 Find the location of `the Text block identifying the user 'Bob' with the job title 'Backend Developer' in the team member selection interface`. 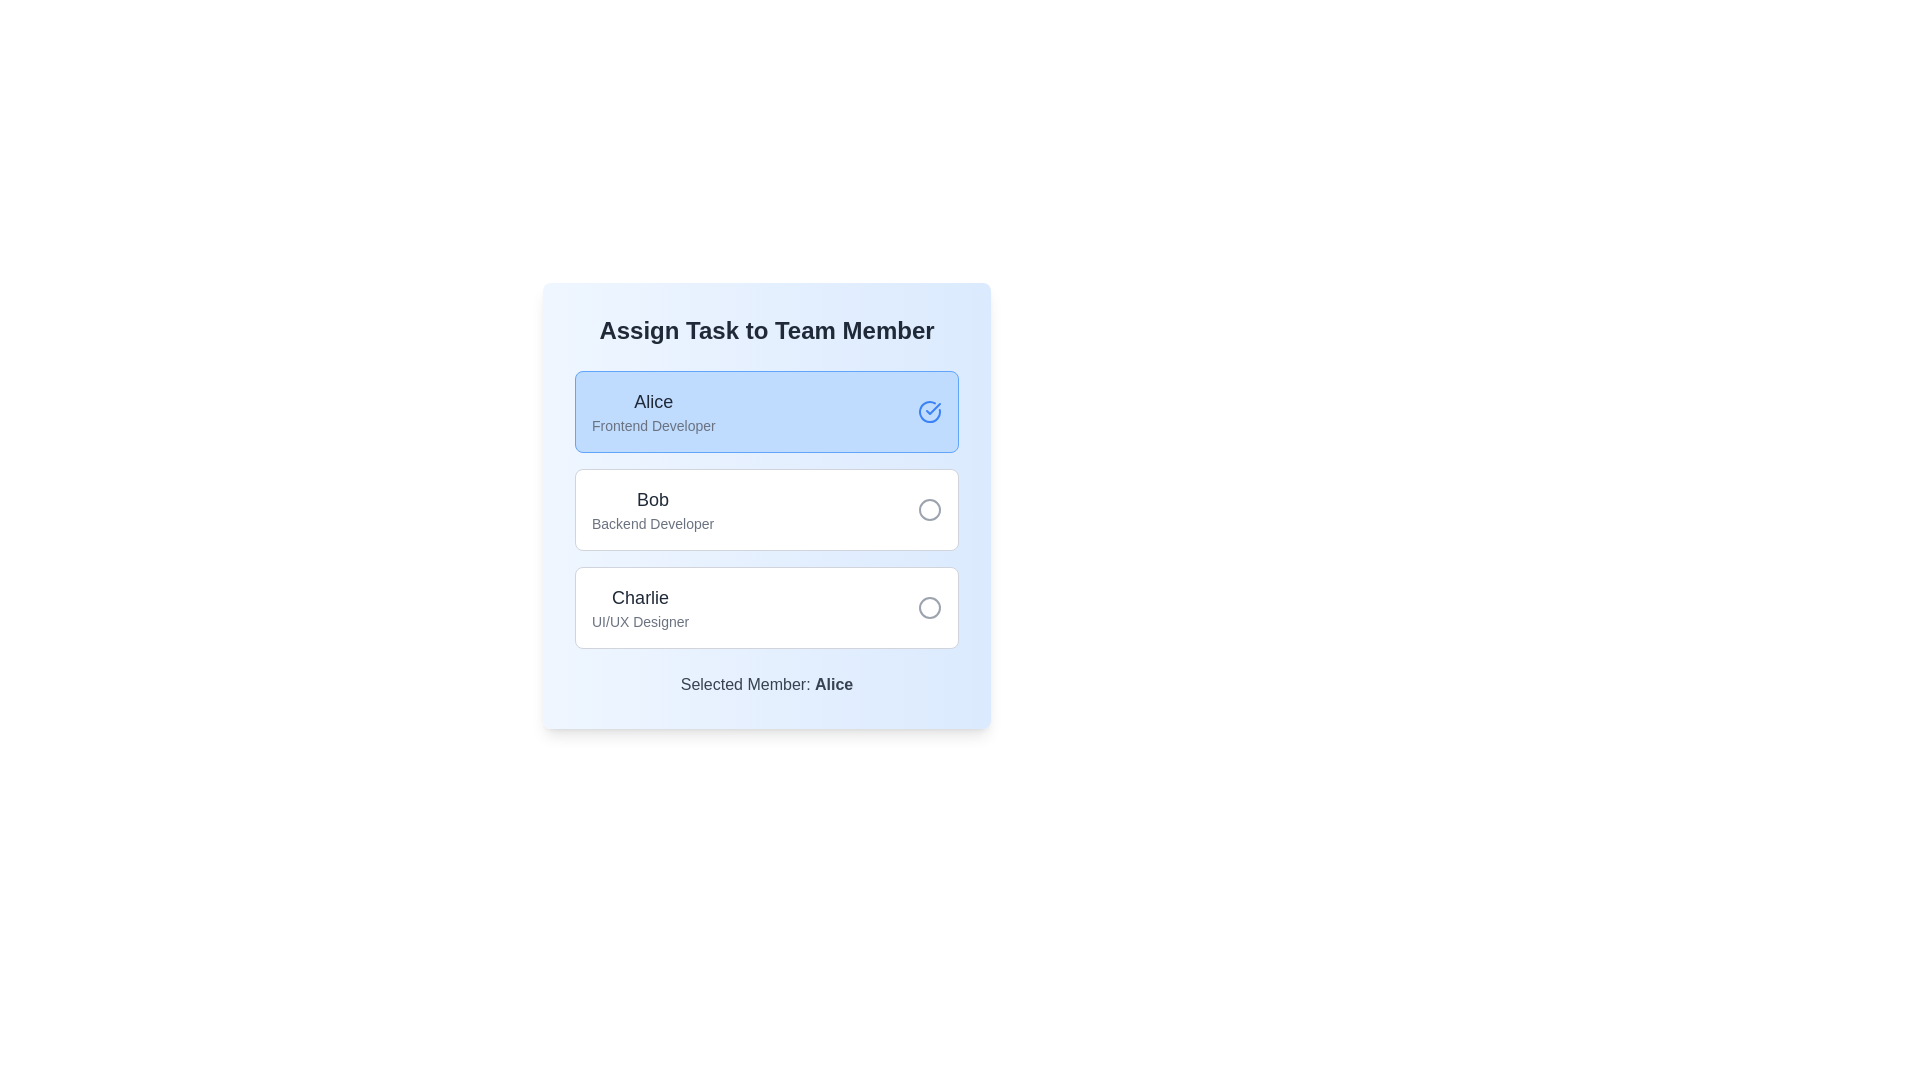

the Text block identifying the user 'Bob' with the job title 'Backend Developer' in the team member selection interface is located at coordinates (653, 508).